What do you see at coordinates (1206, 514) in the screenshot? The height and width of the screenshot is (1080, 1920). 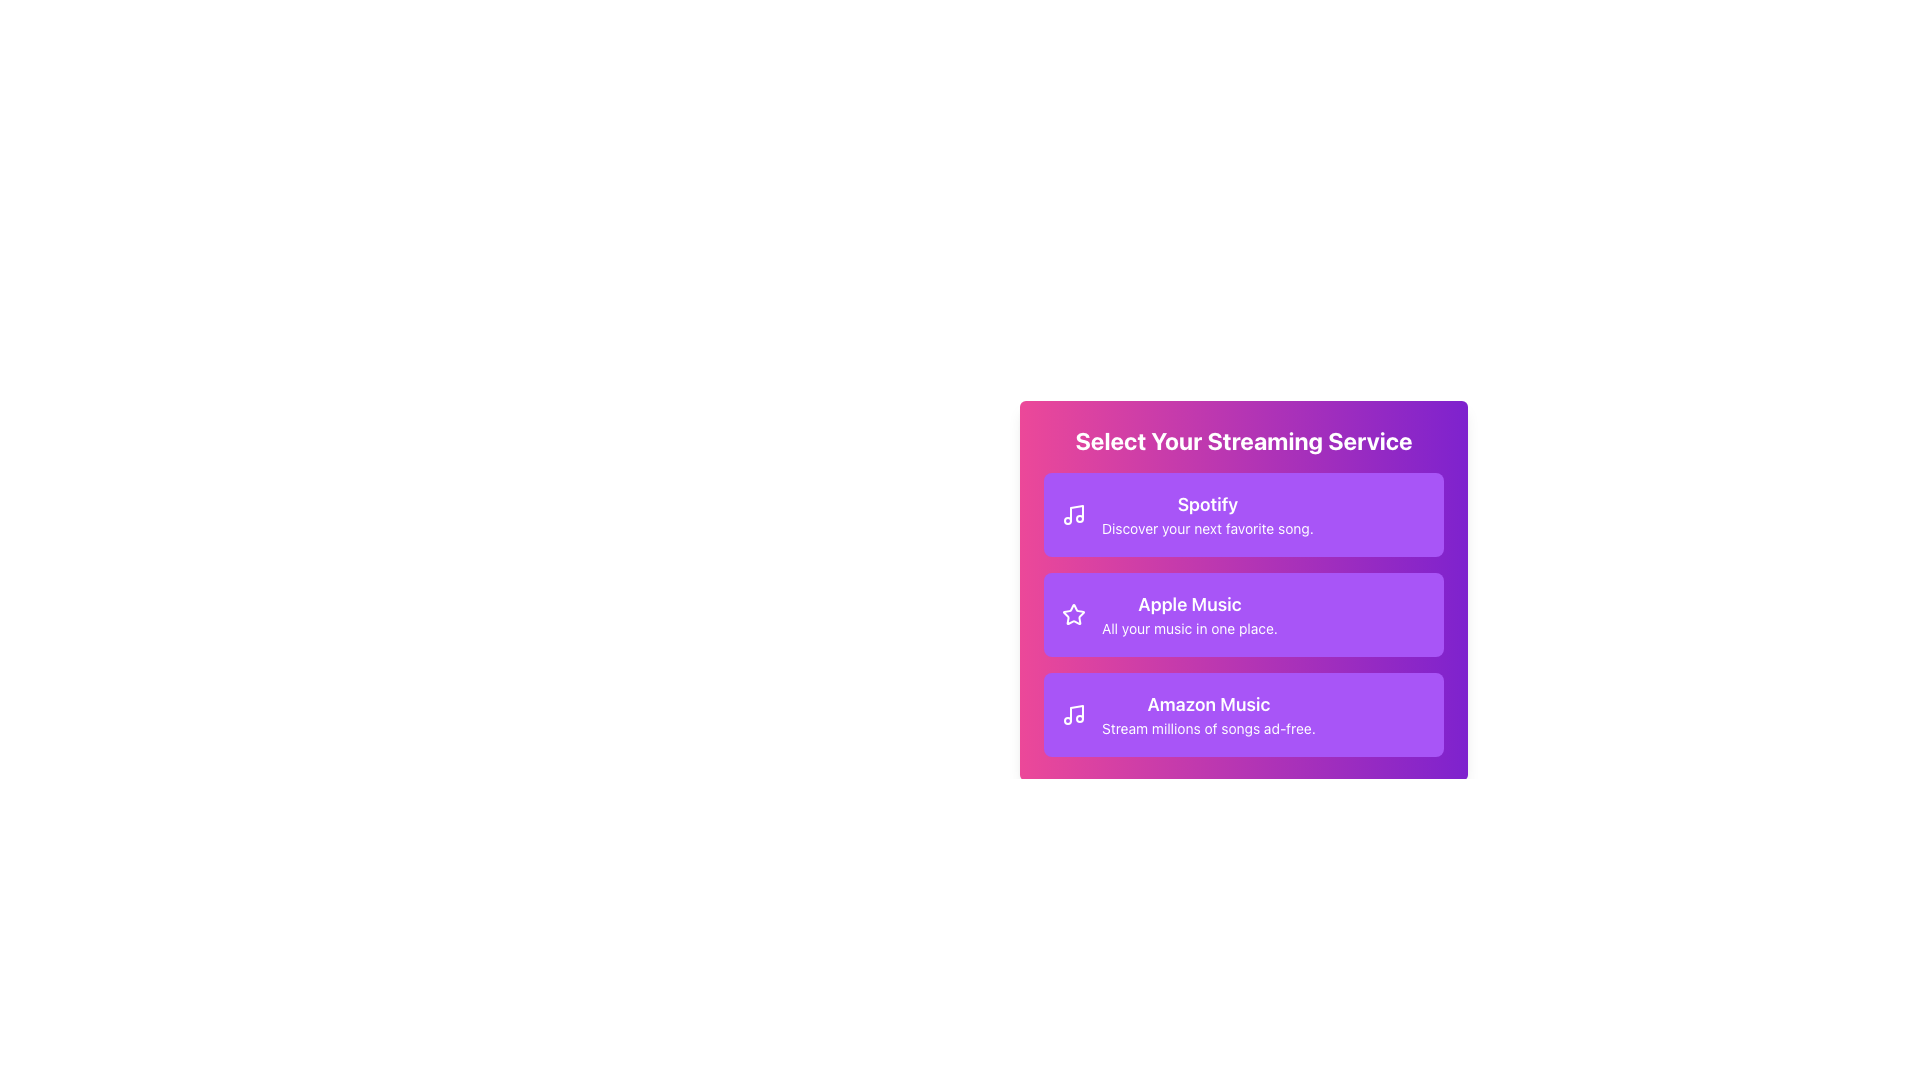 I see `the Clickable List Item labeled 'Spotify' which features bold text on a purple background` at bounding box center [1206, 514].